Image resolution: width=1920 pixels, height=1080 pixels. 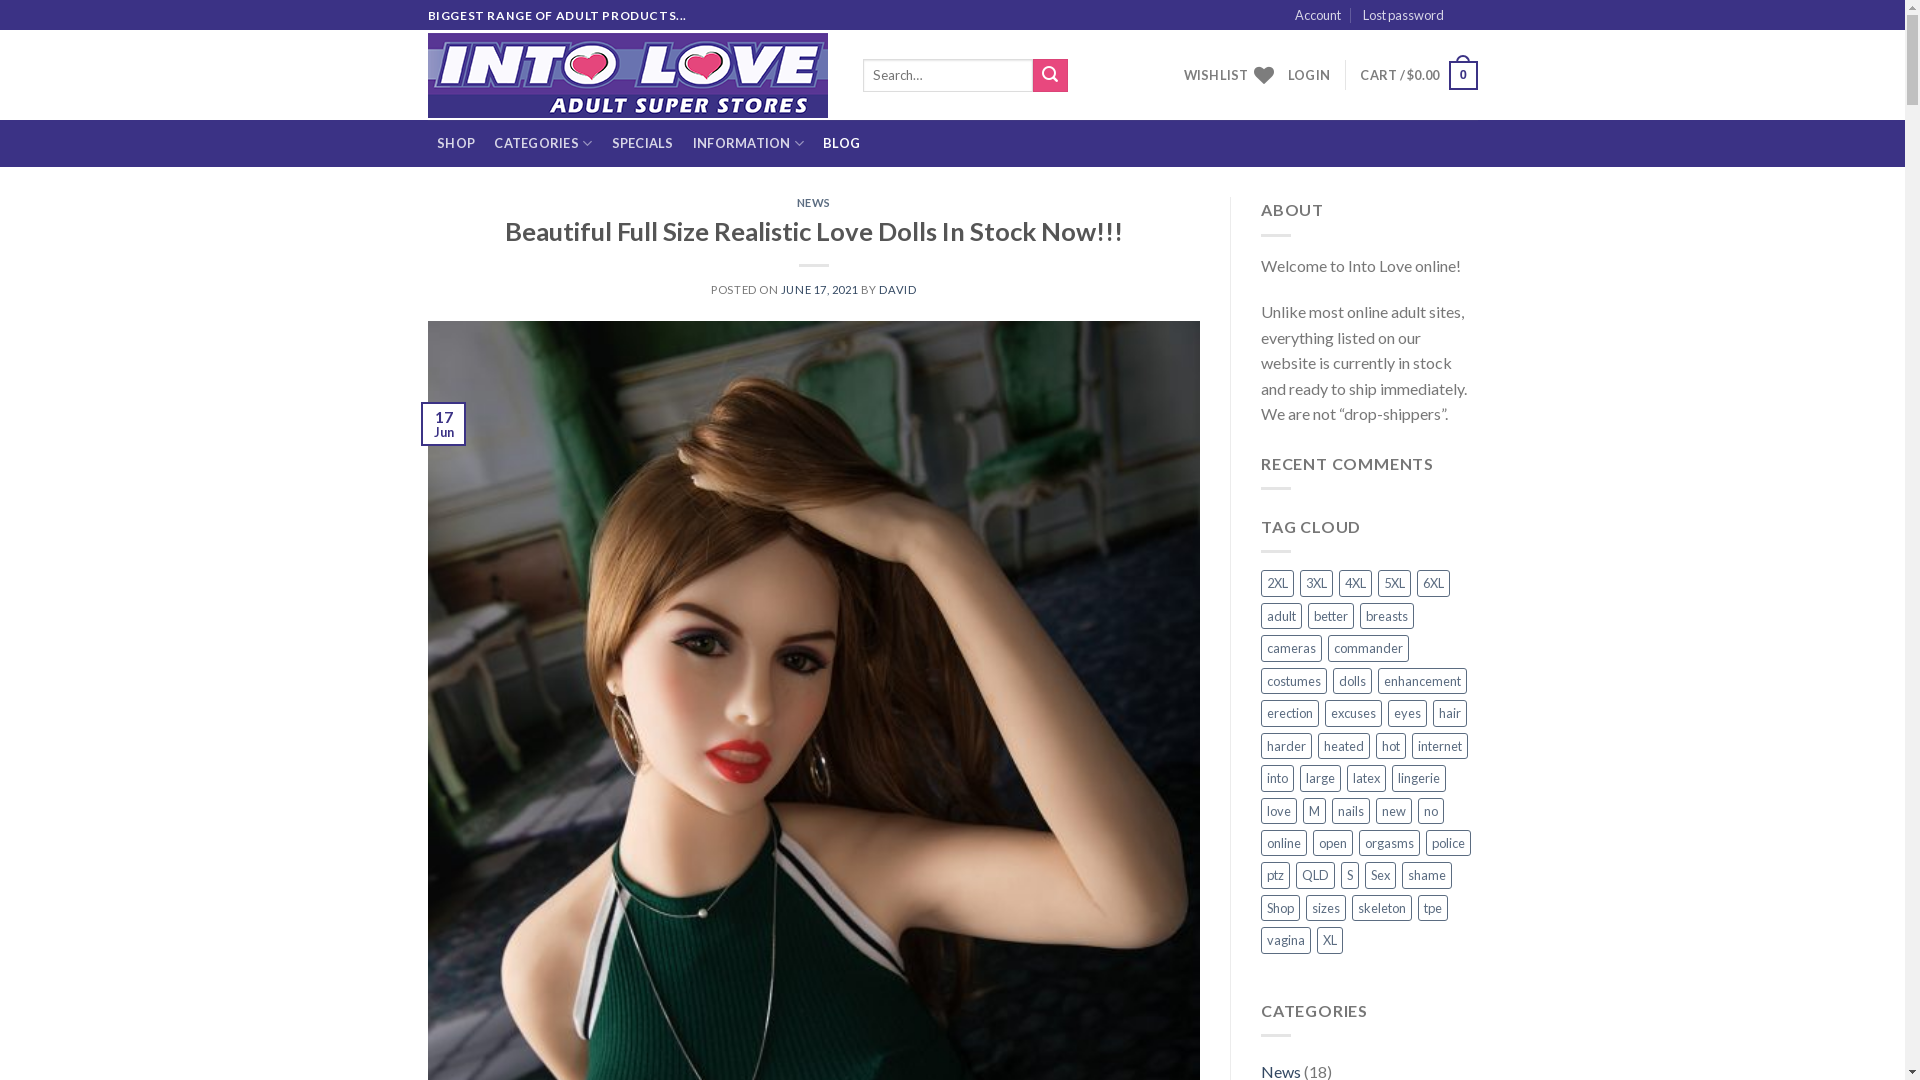 What do you see at coordinates (780, 289) in the screenshot?
I see `'JUNE 17, 2021'` at bounding box center [780, 289].